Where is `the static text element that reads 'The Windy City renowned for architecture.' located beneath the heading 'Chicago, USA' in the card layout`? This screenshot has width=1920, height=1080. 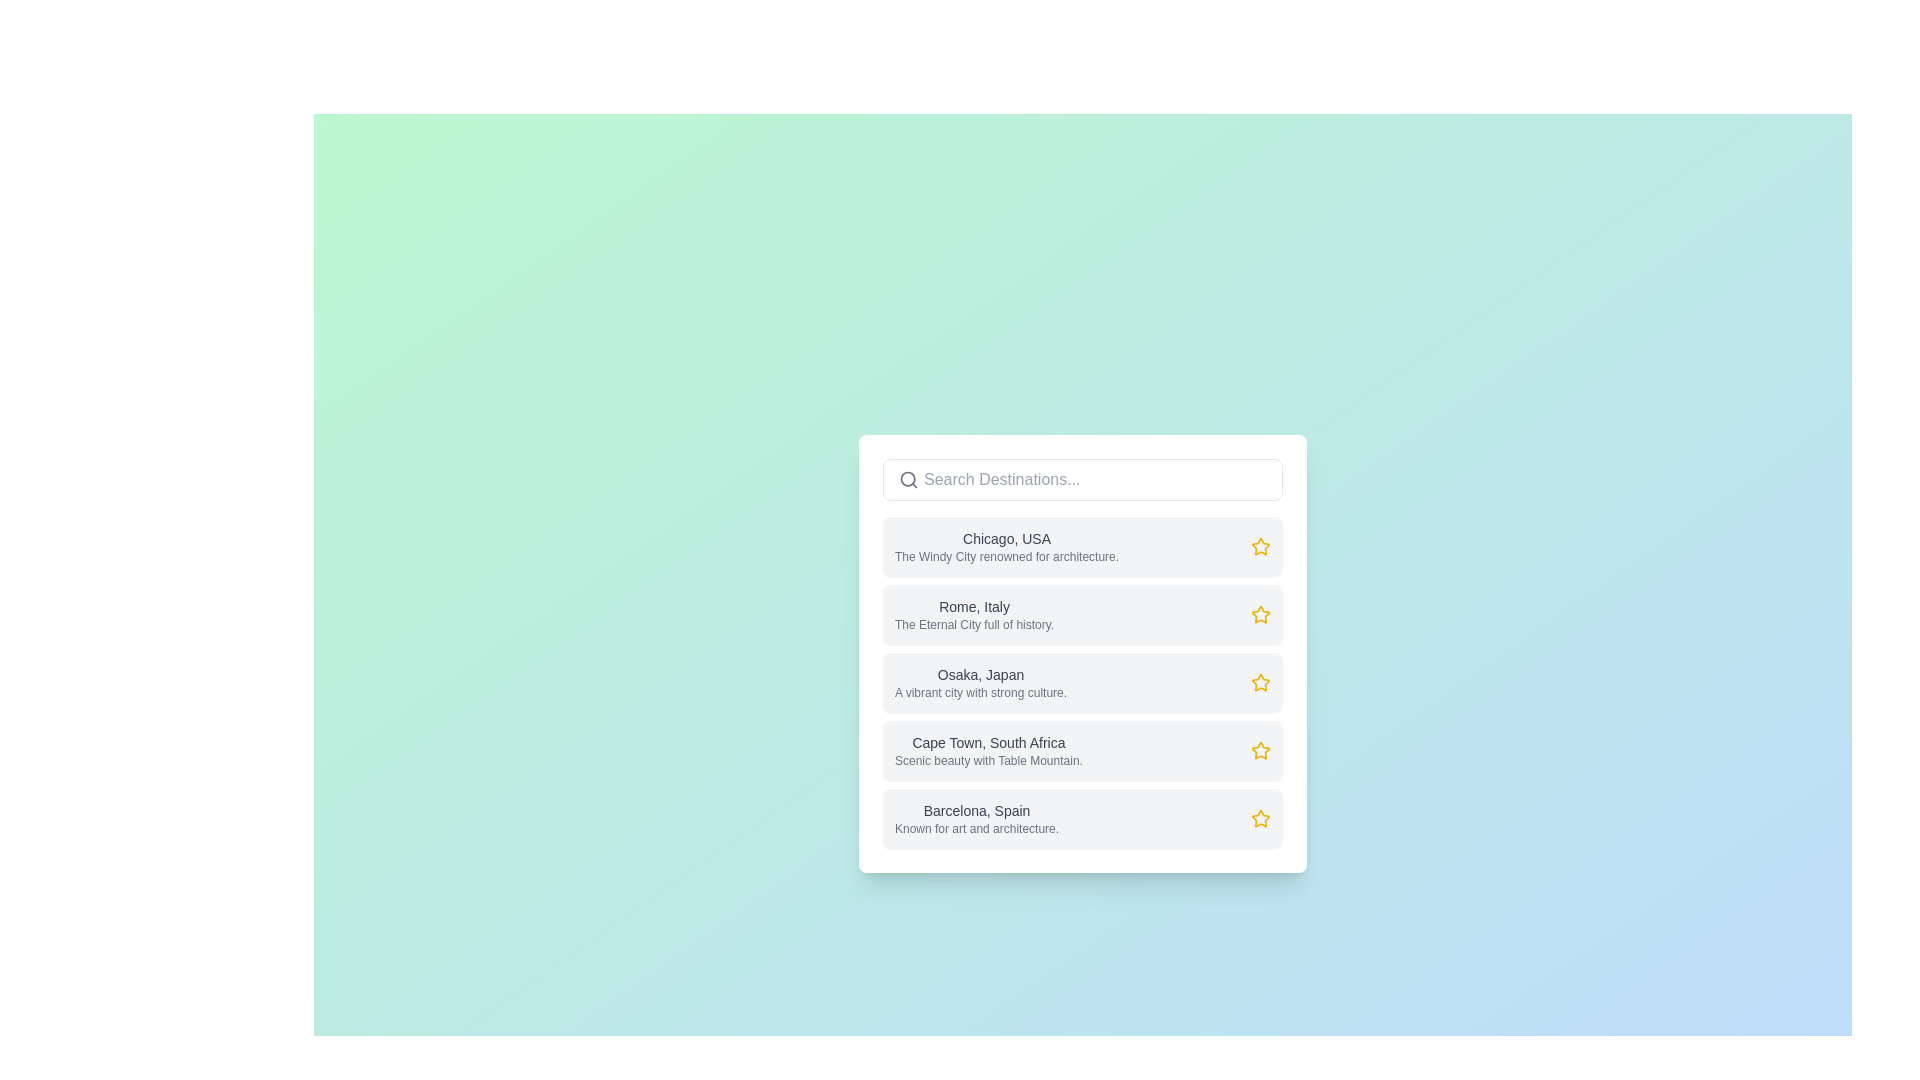
the static text element that reads 'The Windy City renowned for architecture.' located beneath the heading 'Chicago, USA' in the card layout is located at coordinates (1007, 556).